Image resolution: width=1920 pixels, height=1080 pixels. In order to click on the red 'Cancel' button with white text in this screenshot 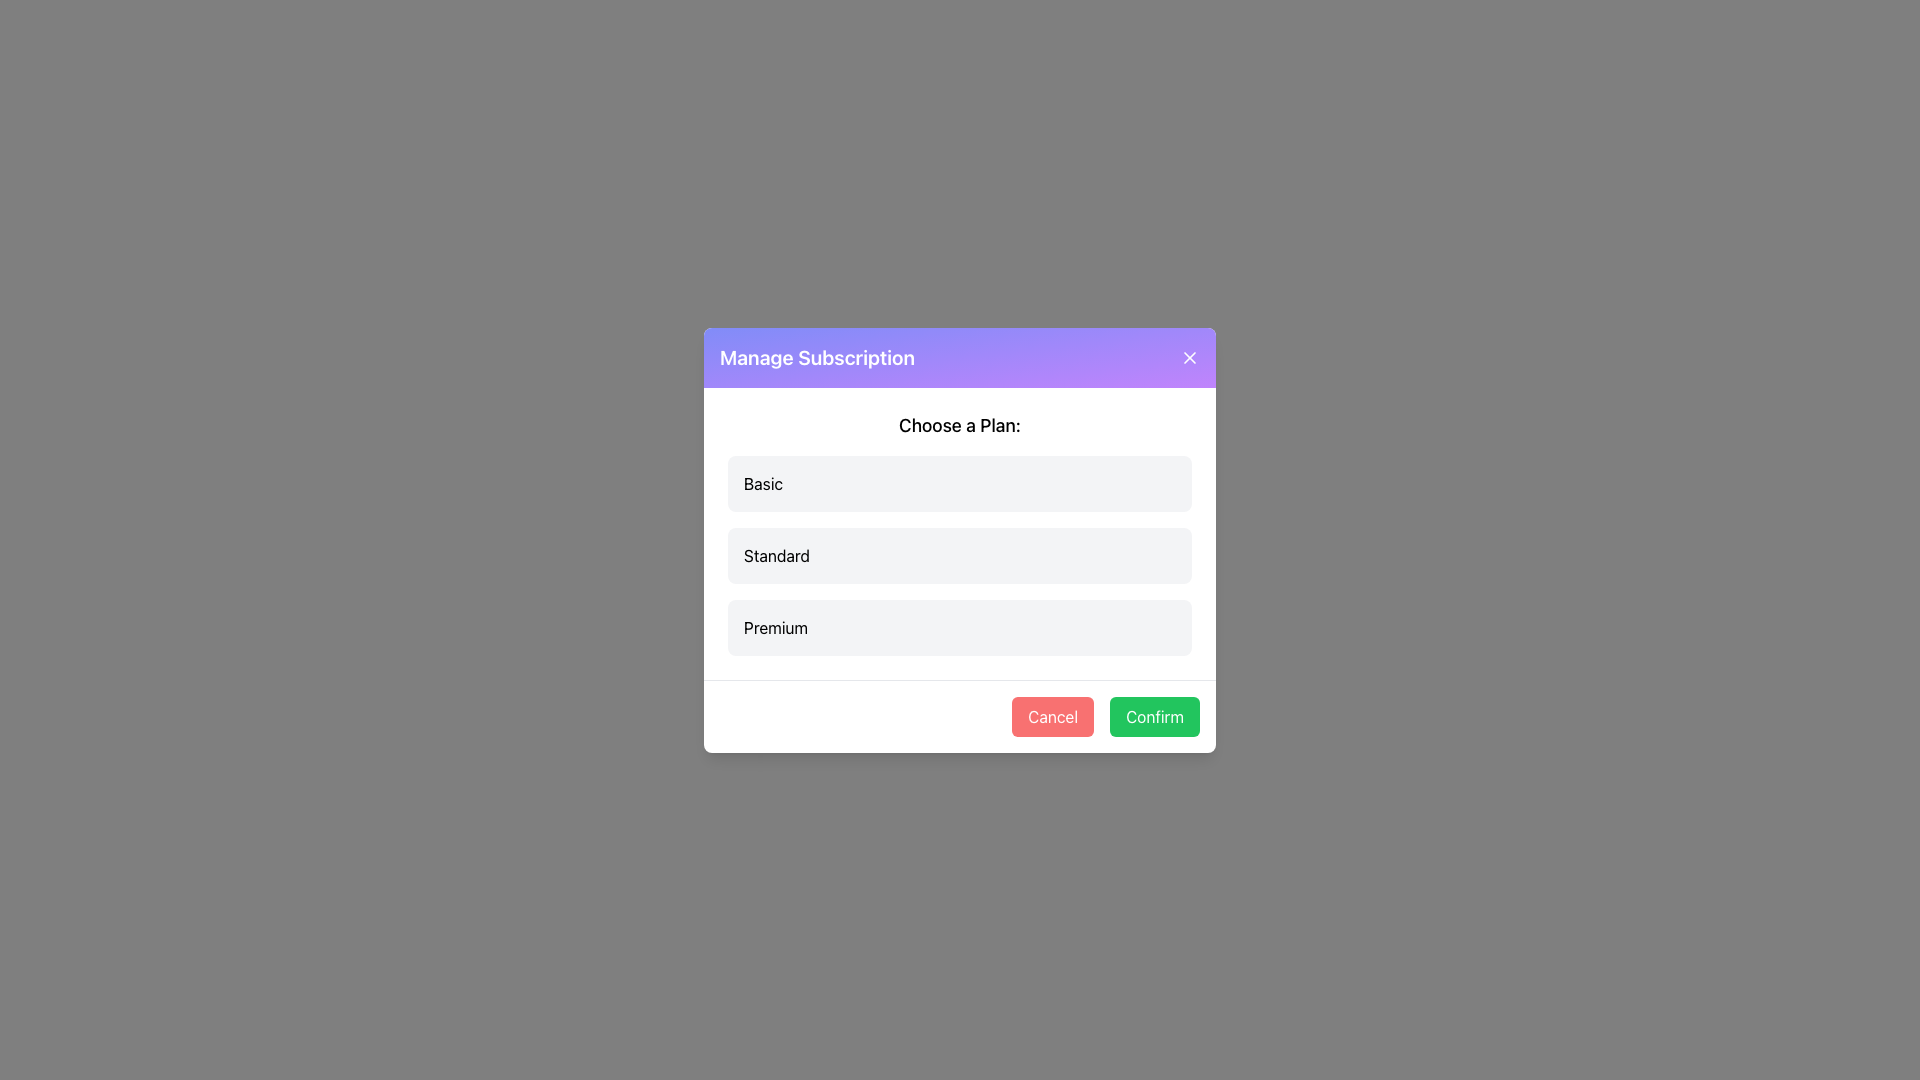, I will do `click(1052, 715)`.